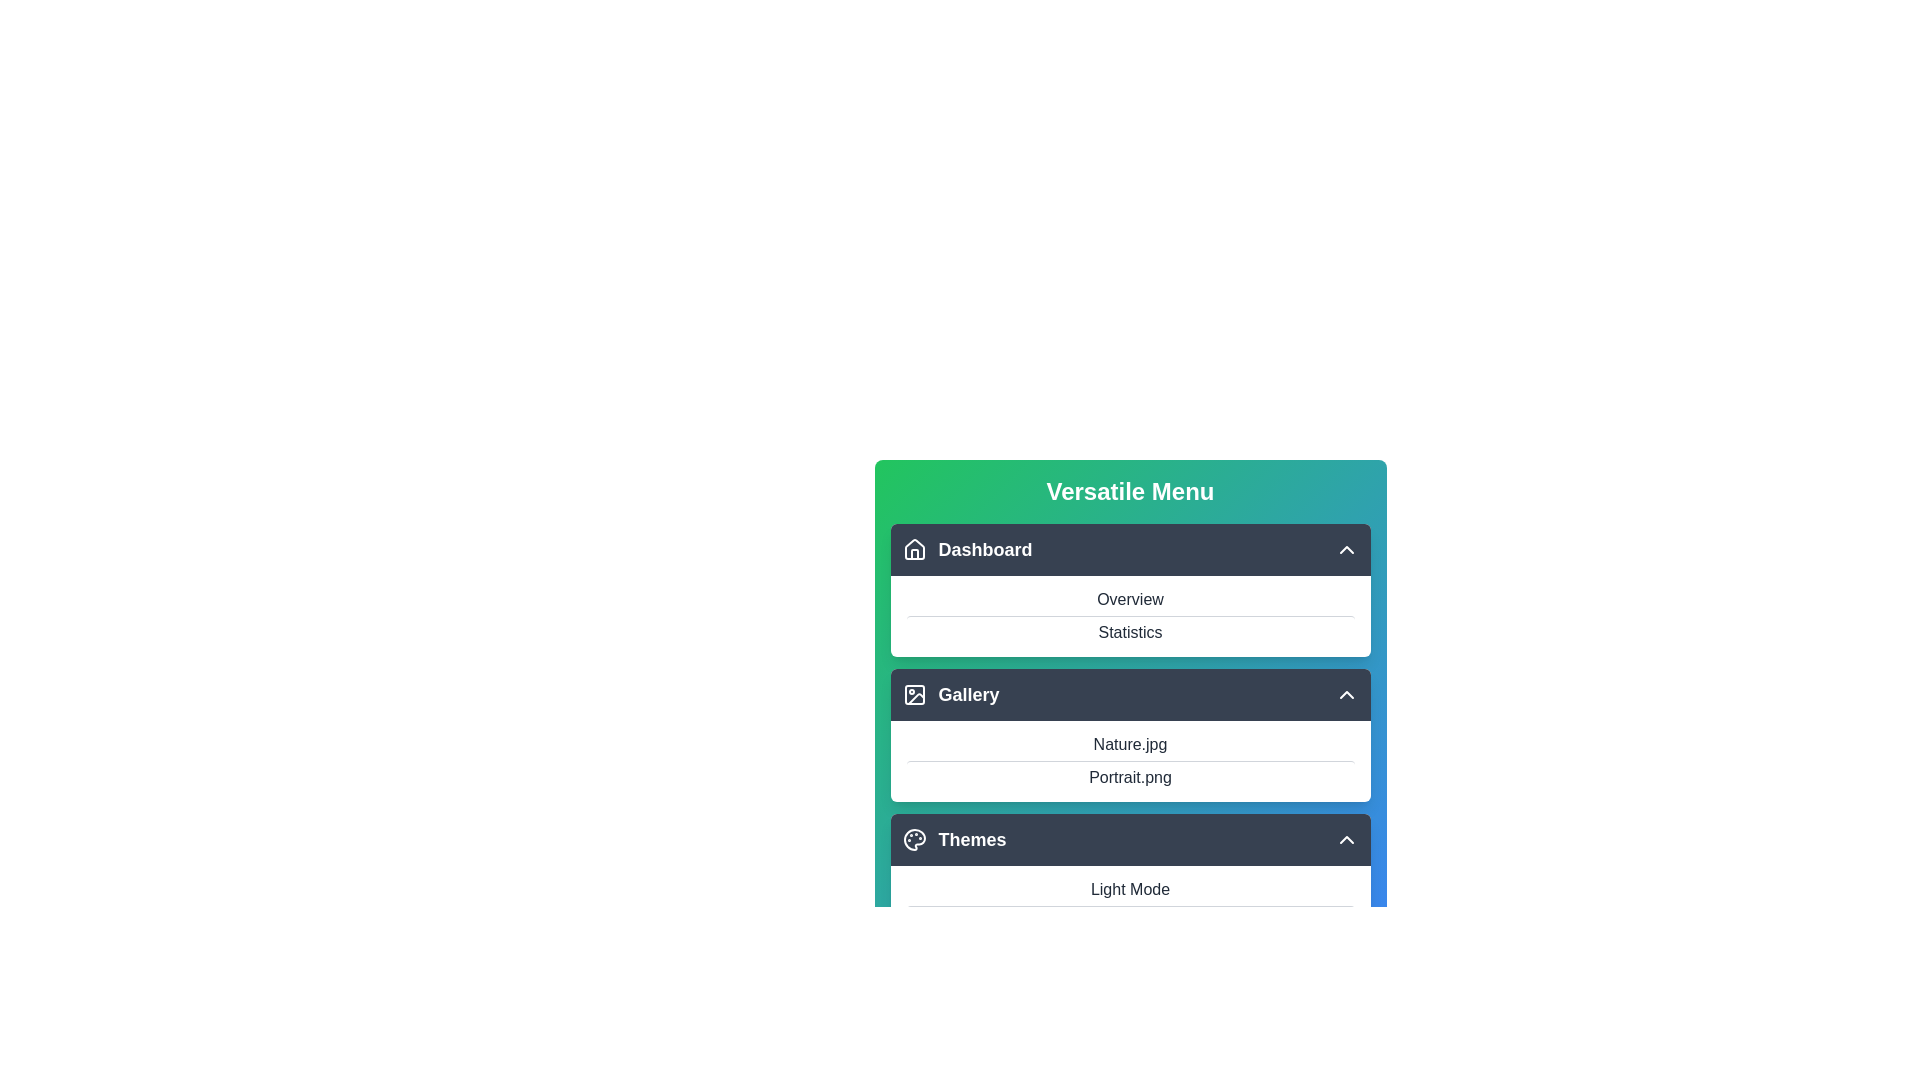 The image size is (1920, 1080). Describe the element at coordinates (1130, 693) in the screenshot. I see `the item Nature.jpg from the section Gallery` at that location.